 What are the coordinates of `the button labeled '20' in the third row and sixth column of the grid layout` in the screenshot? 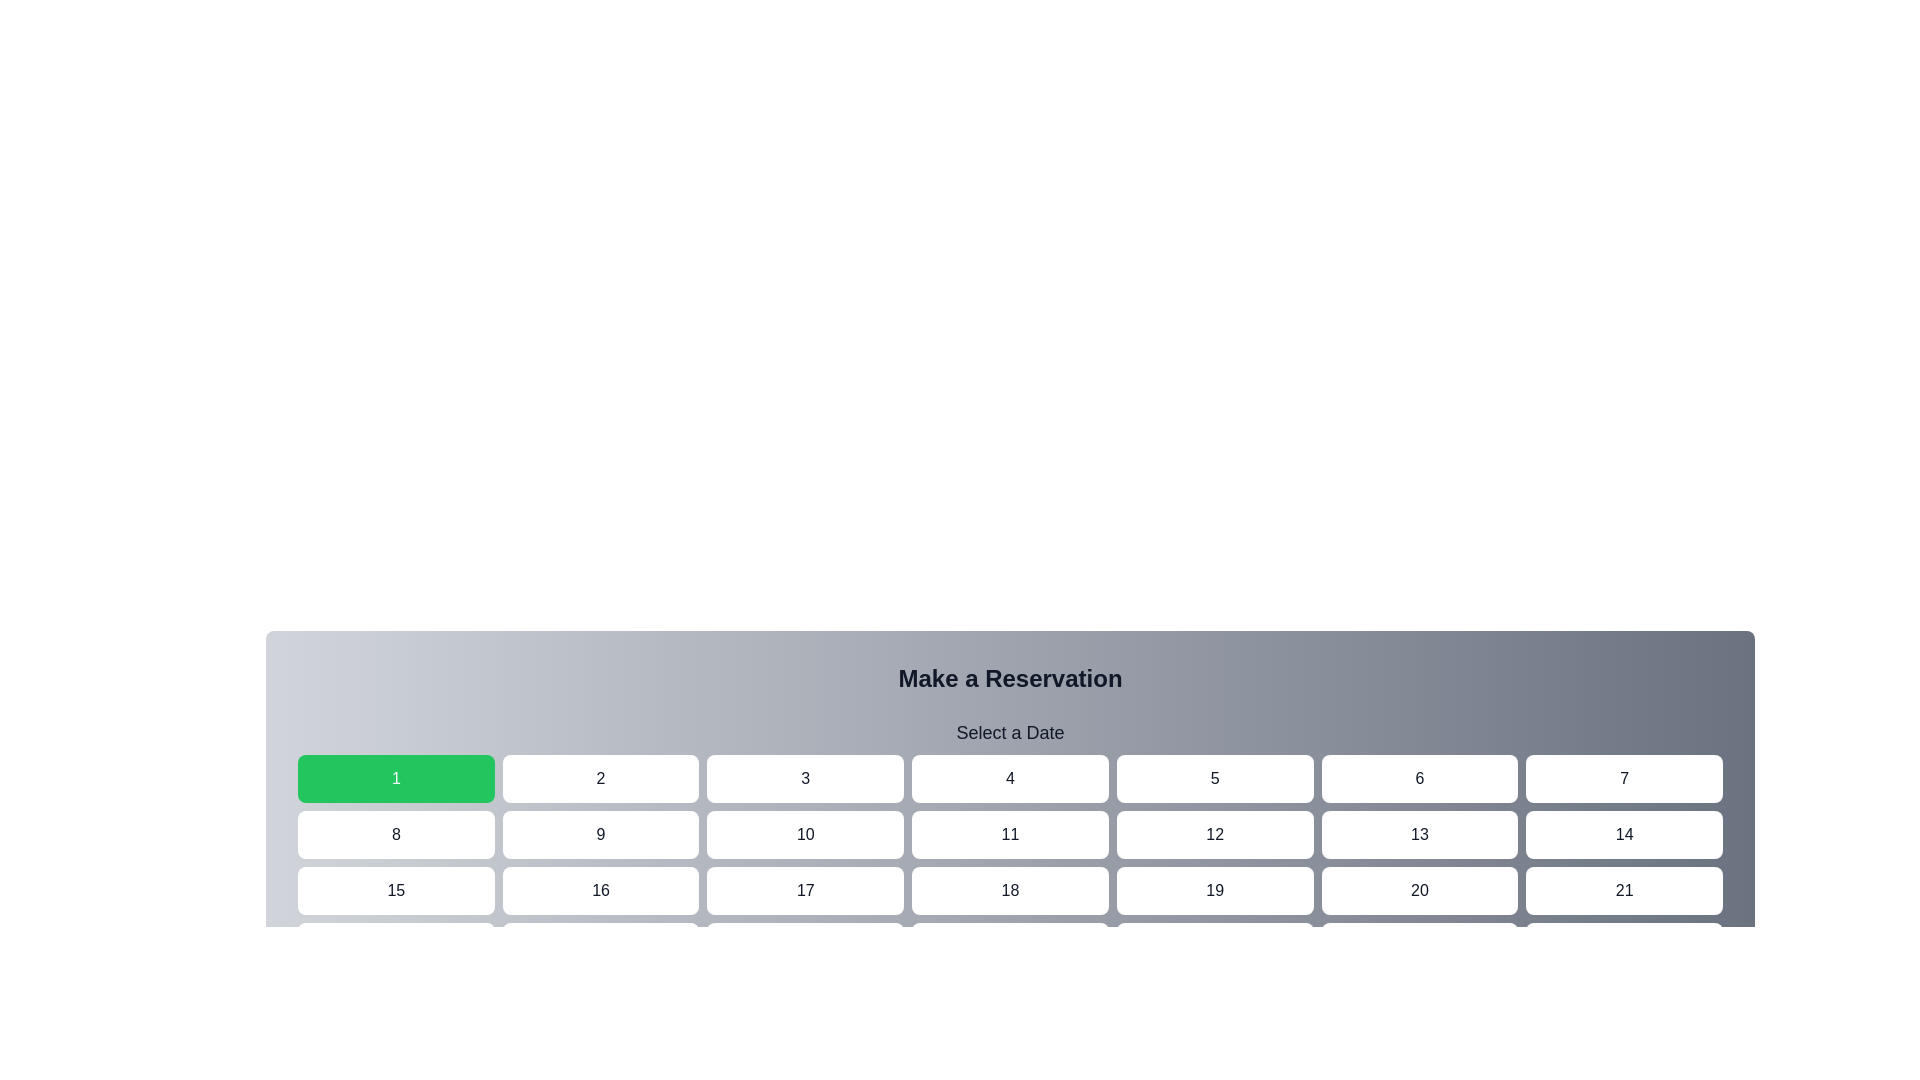 It's located at (1418, 890).